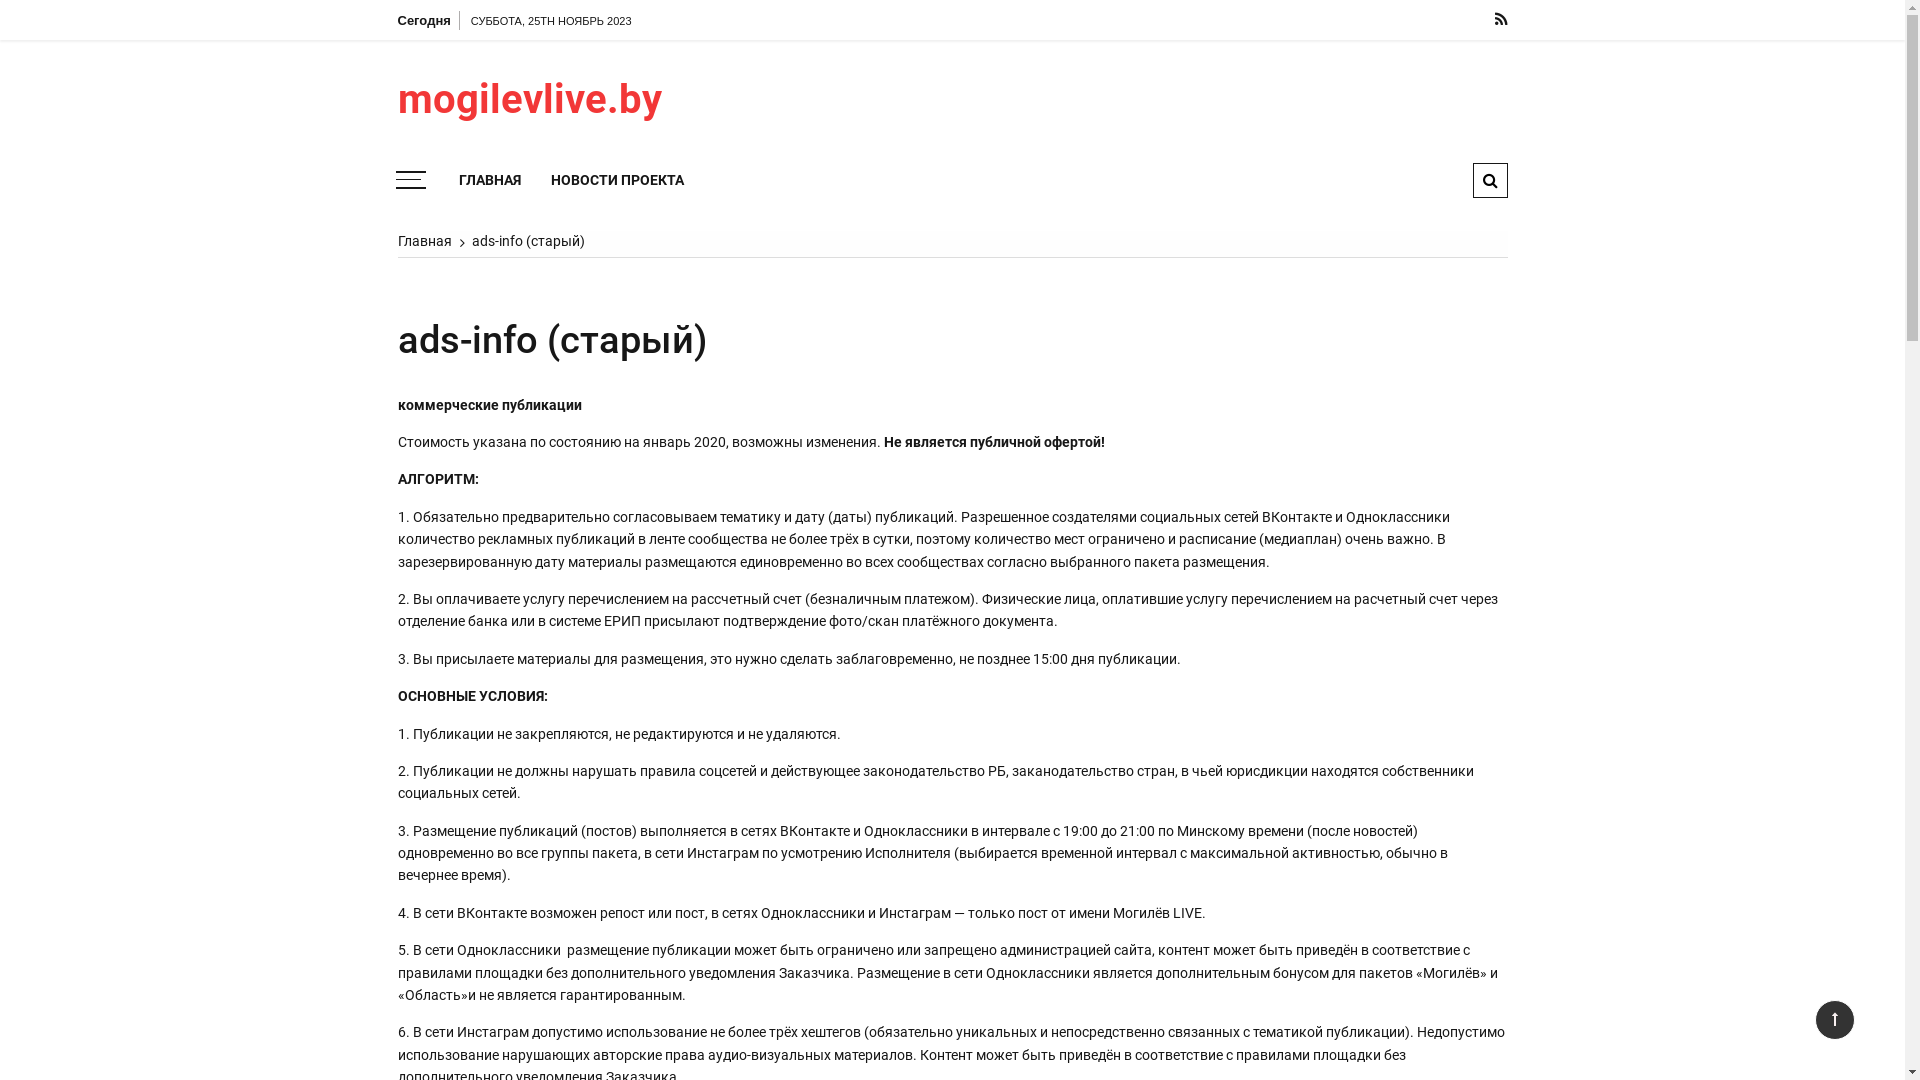 The height and width of the screenshot is (1080, 1920). Describe the element at coordinates (571, 100) in the screenshot. I see `'mogilevlive.by'` at that location.